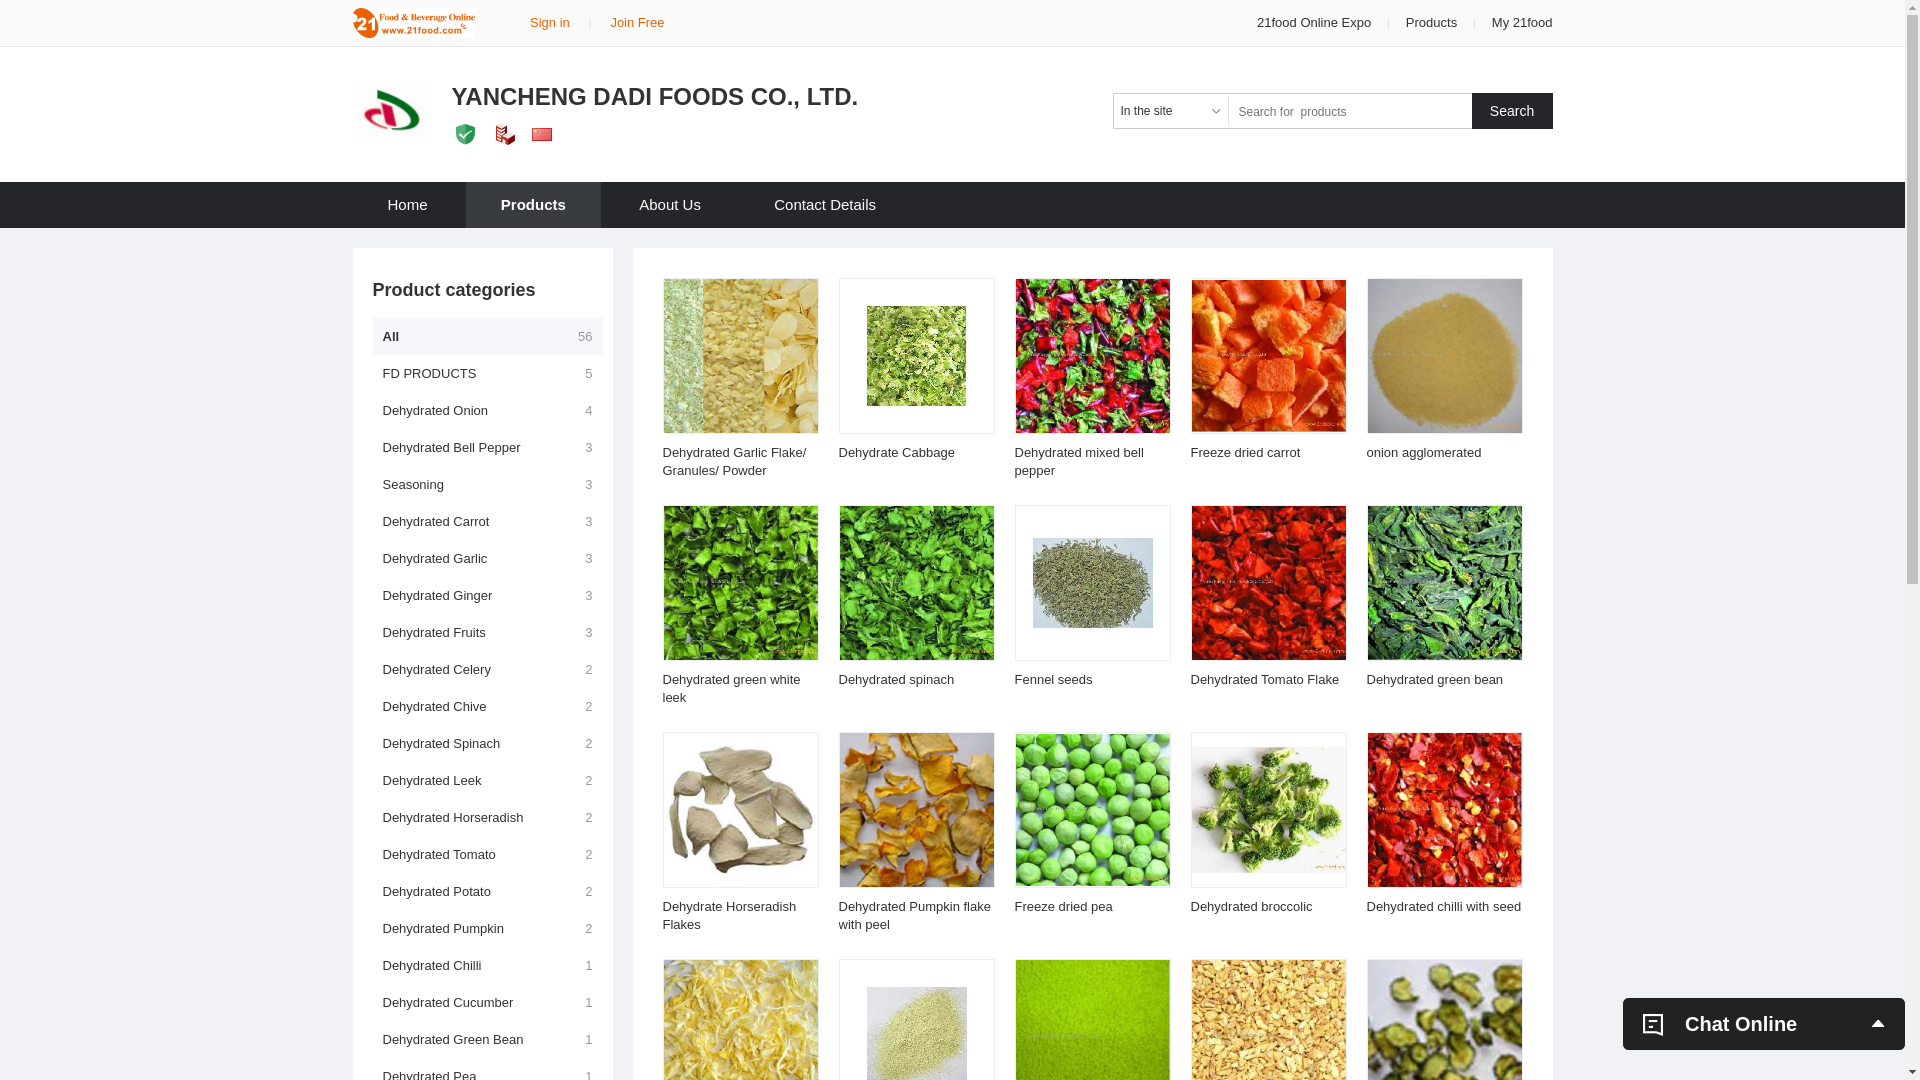  Describe the element at coordinates (825, 204) in the screenshot. I see `'Contact Details'` at that location.